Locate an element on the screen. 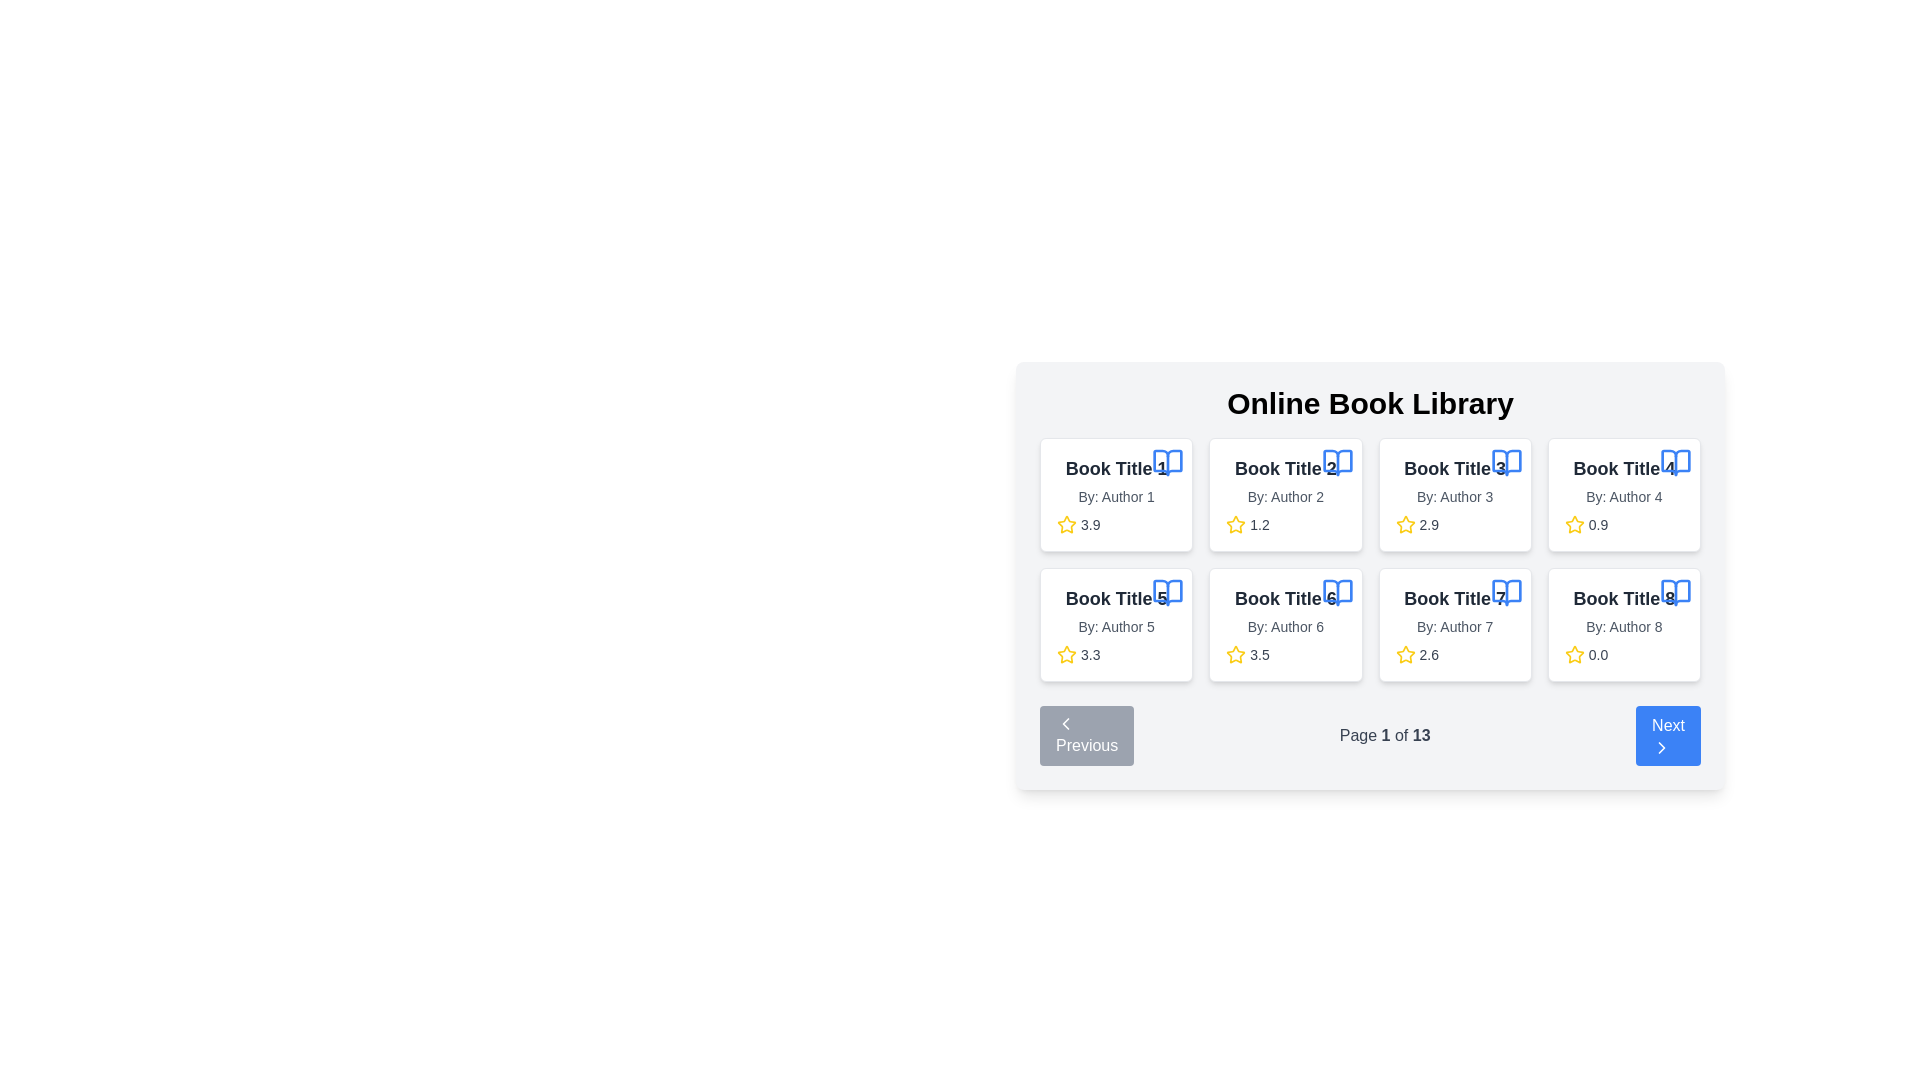  the Vector icon representing a book in the bottom-right corner of the 'Book Title 8' item card, which is non-interactive is located at coordinates (1675, 592).